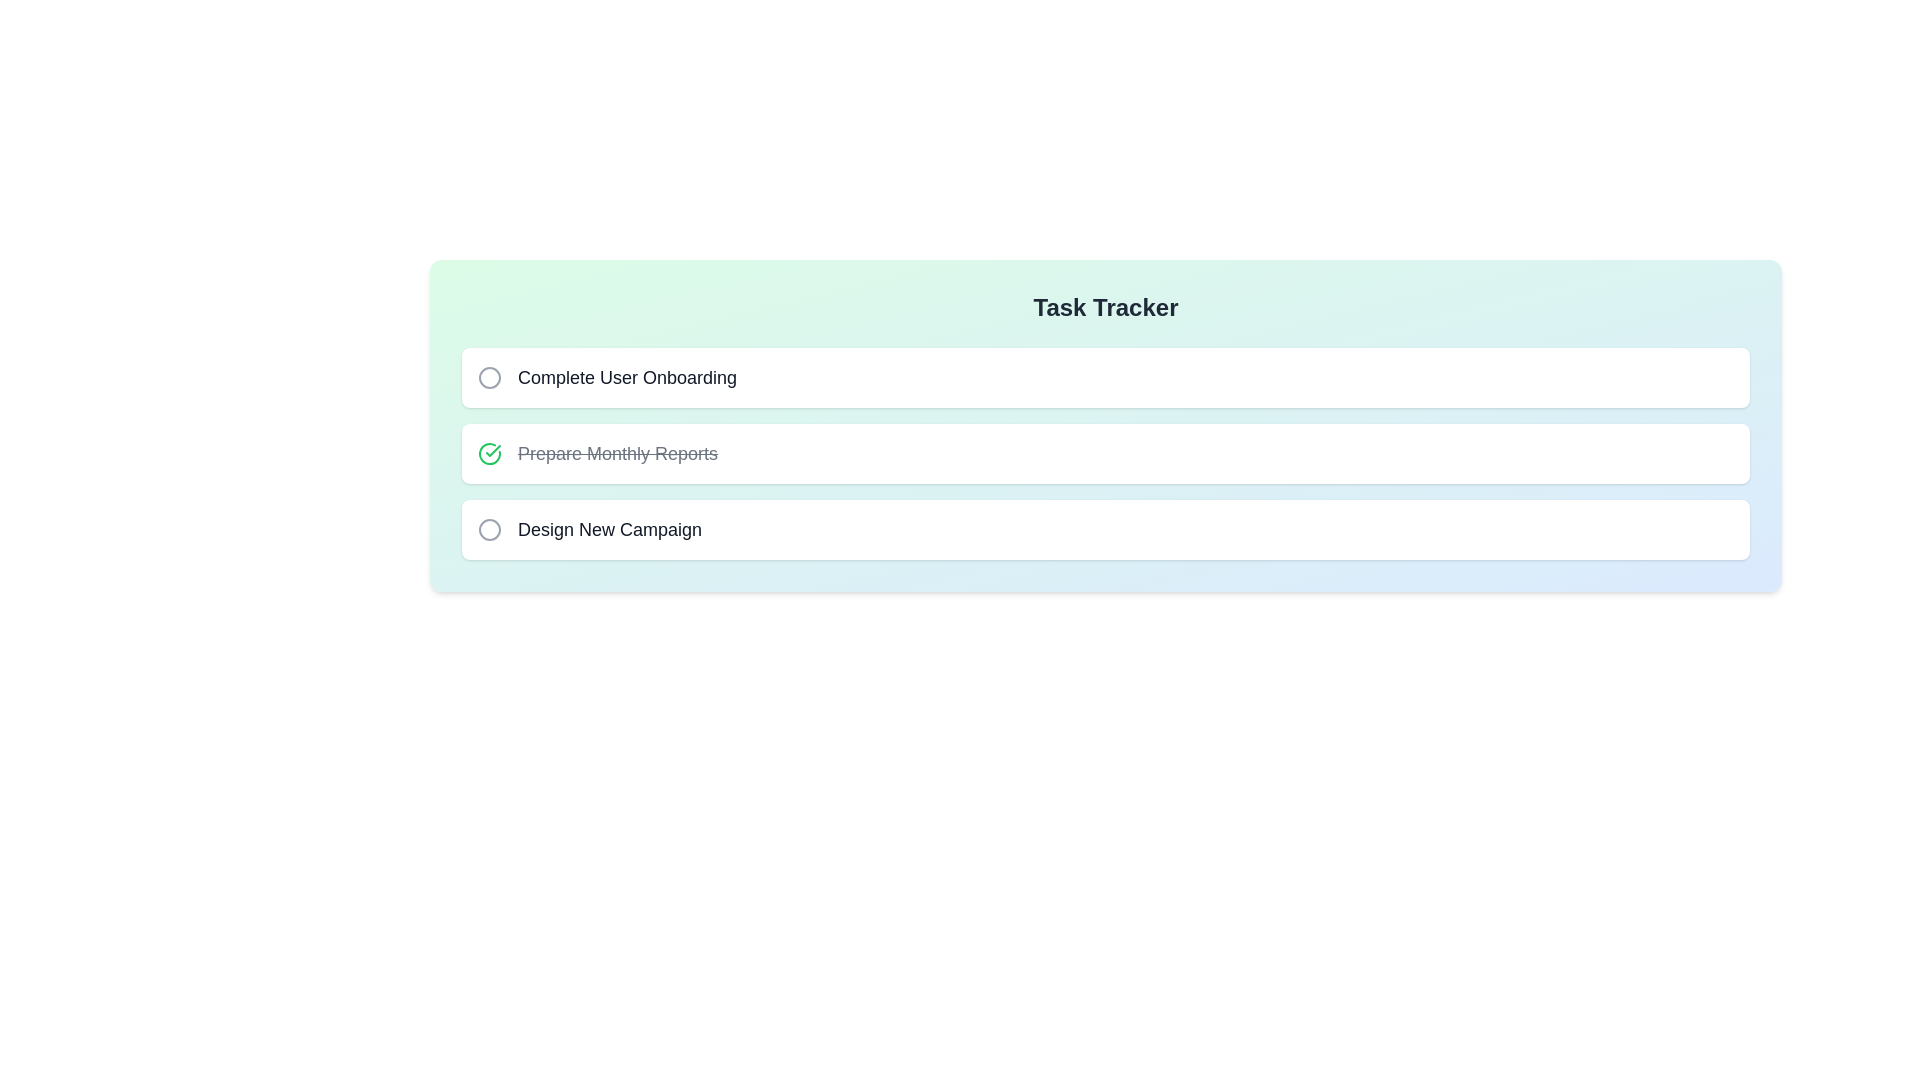 The height and width of the screenshot is (1080, 1920). I want to click on the task name Design New Campaign to copy it, so click(608, 528).